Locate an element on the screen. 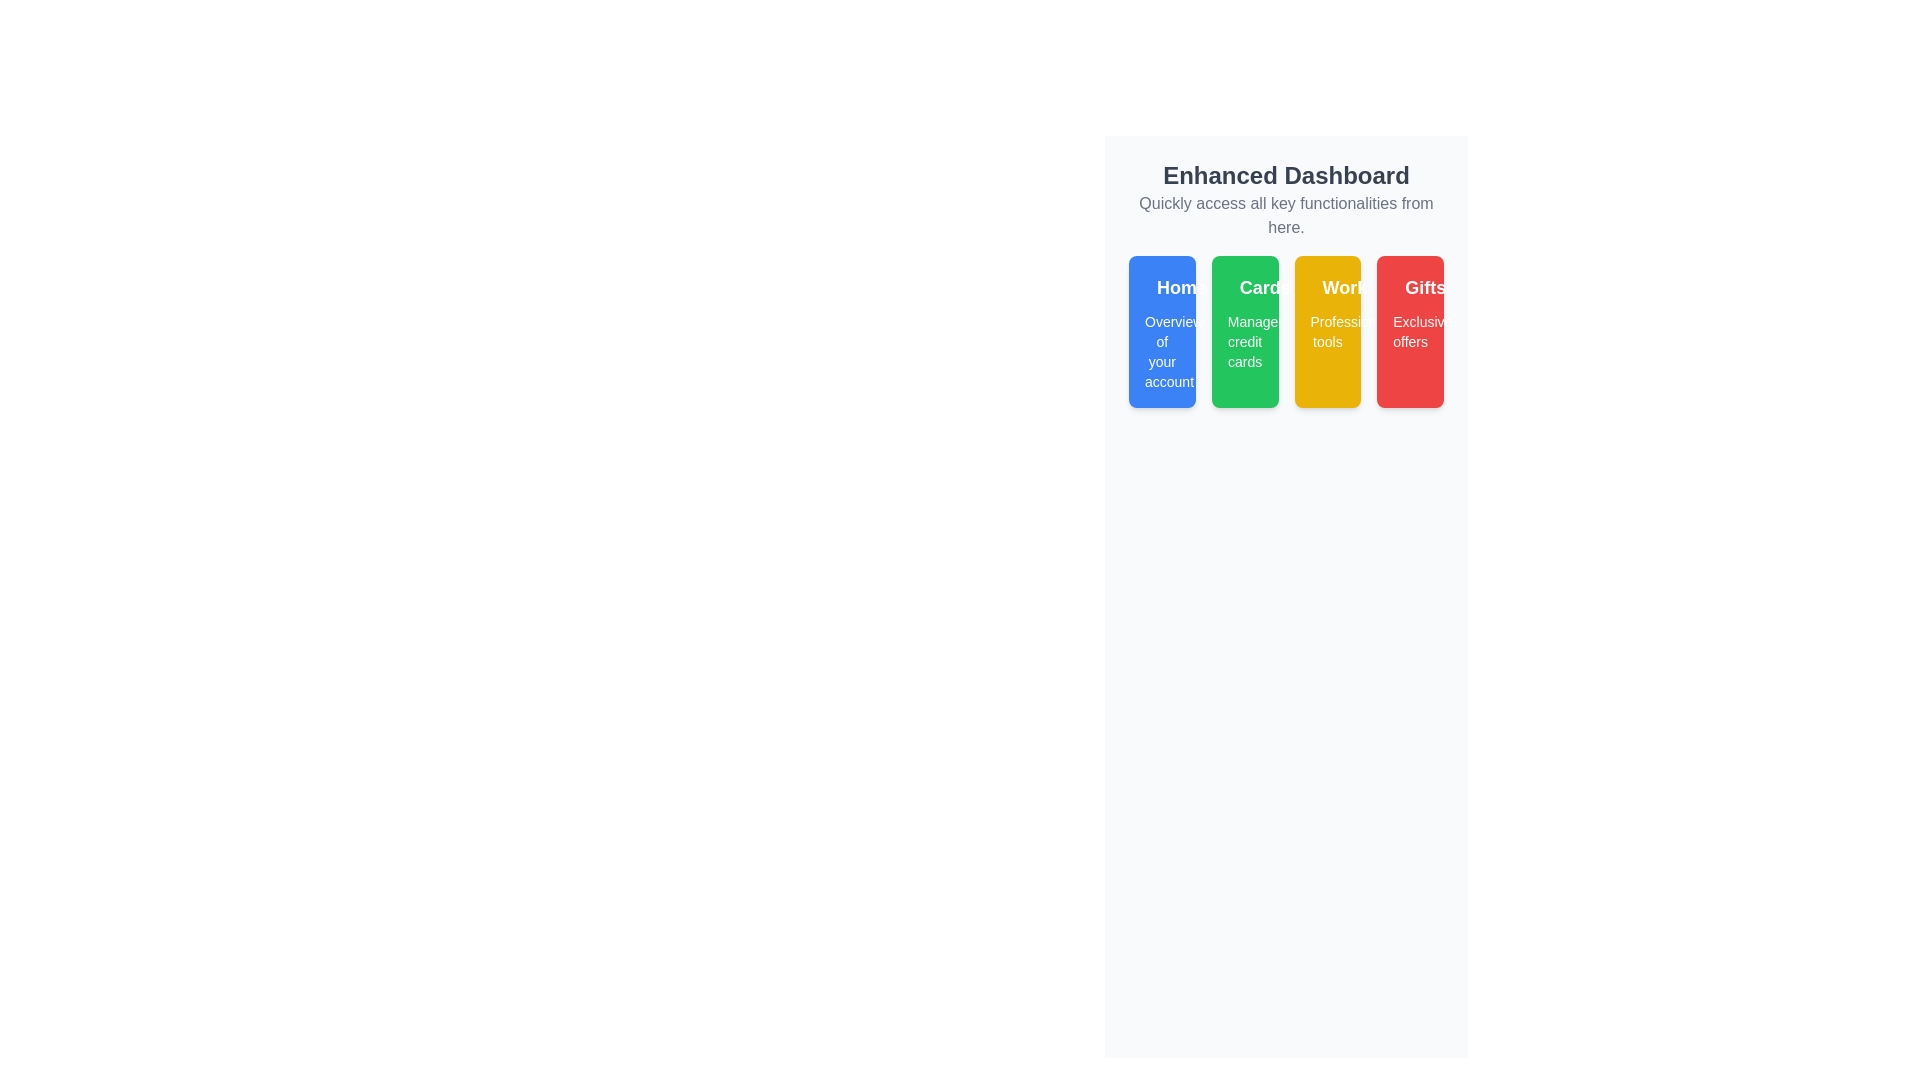  description of the Text Block displaying 'Enhanced Dashboard' and its functionalities is located at coordinates (1286, 200).